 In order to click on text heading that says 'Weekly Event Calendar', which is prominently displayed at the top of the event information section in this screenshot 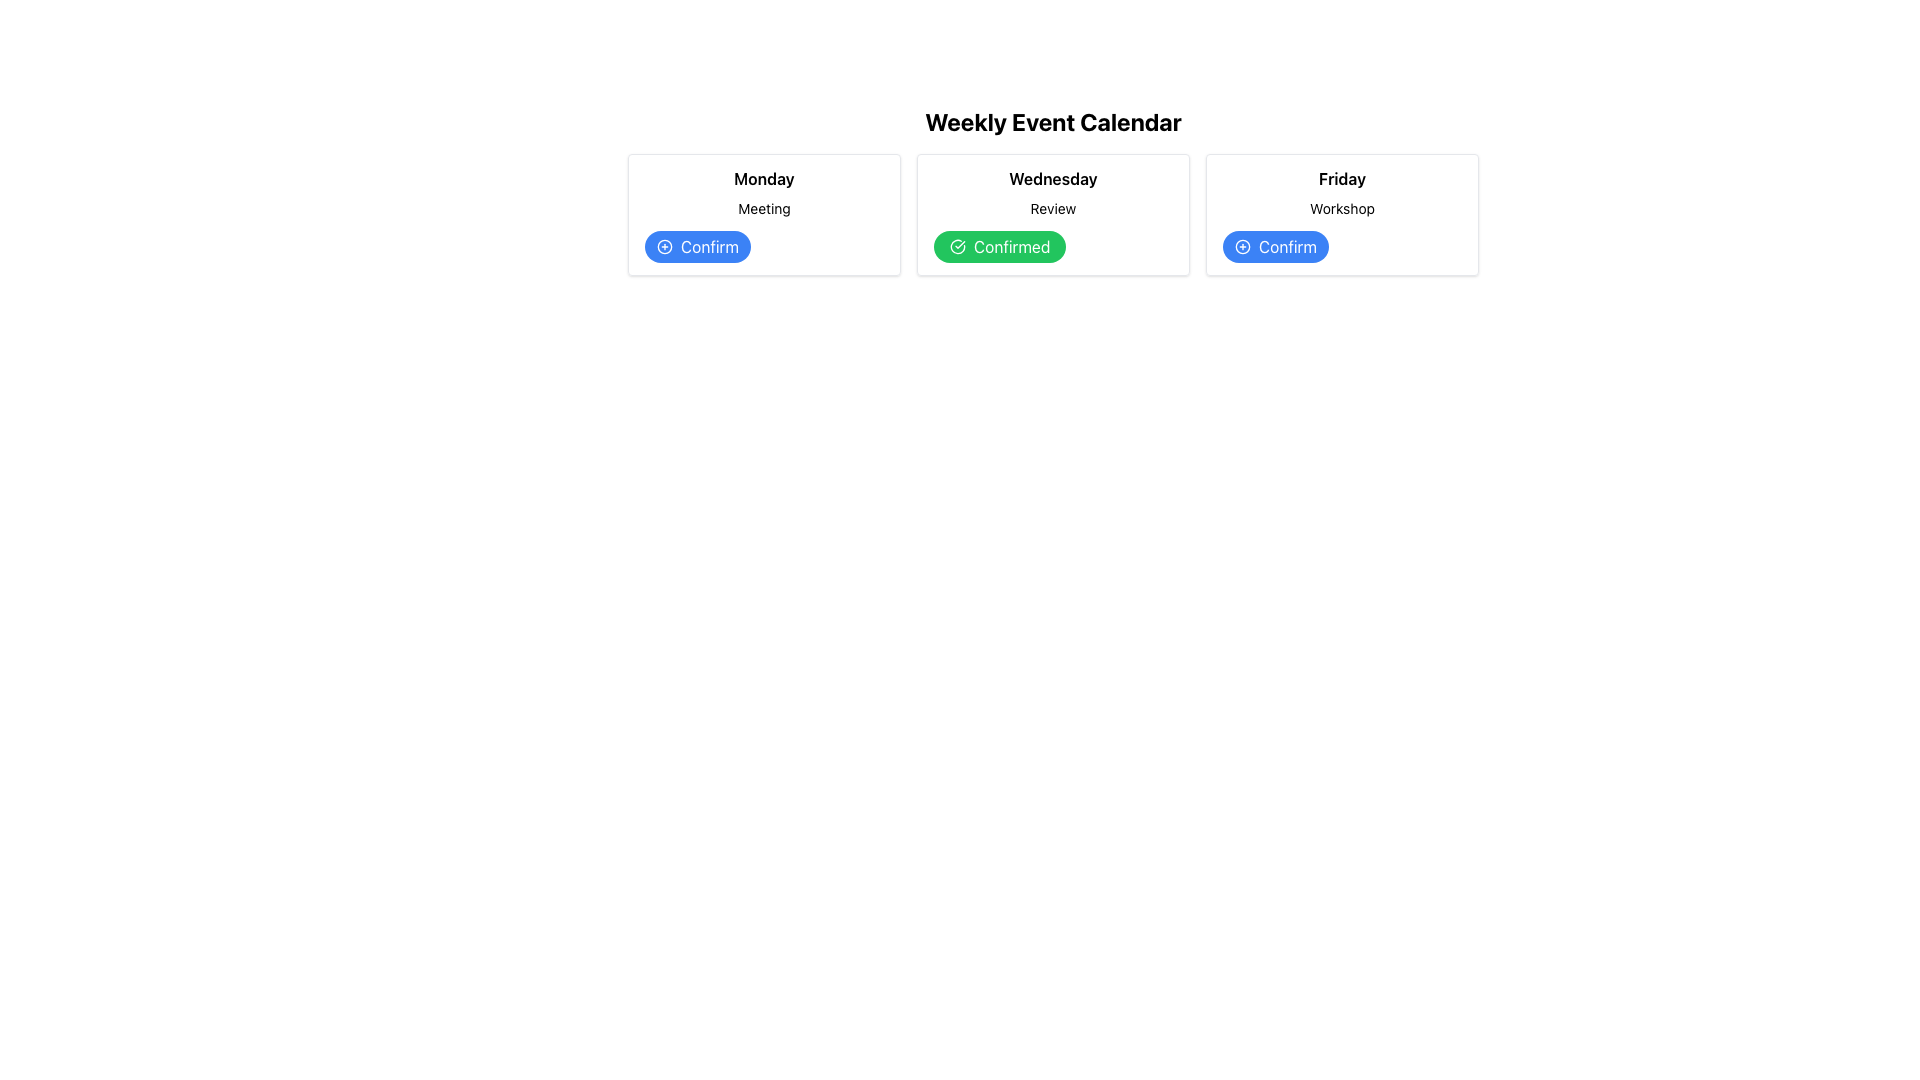, I will do `click(1052, 122)`.